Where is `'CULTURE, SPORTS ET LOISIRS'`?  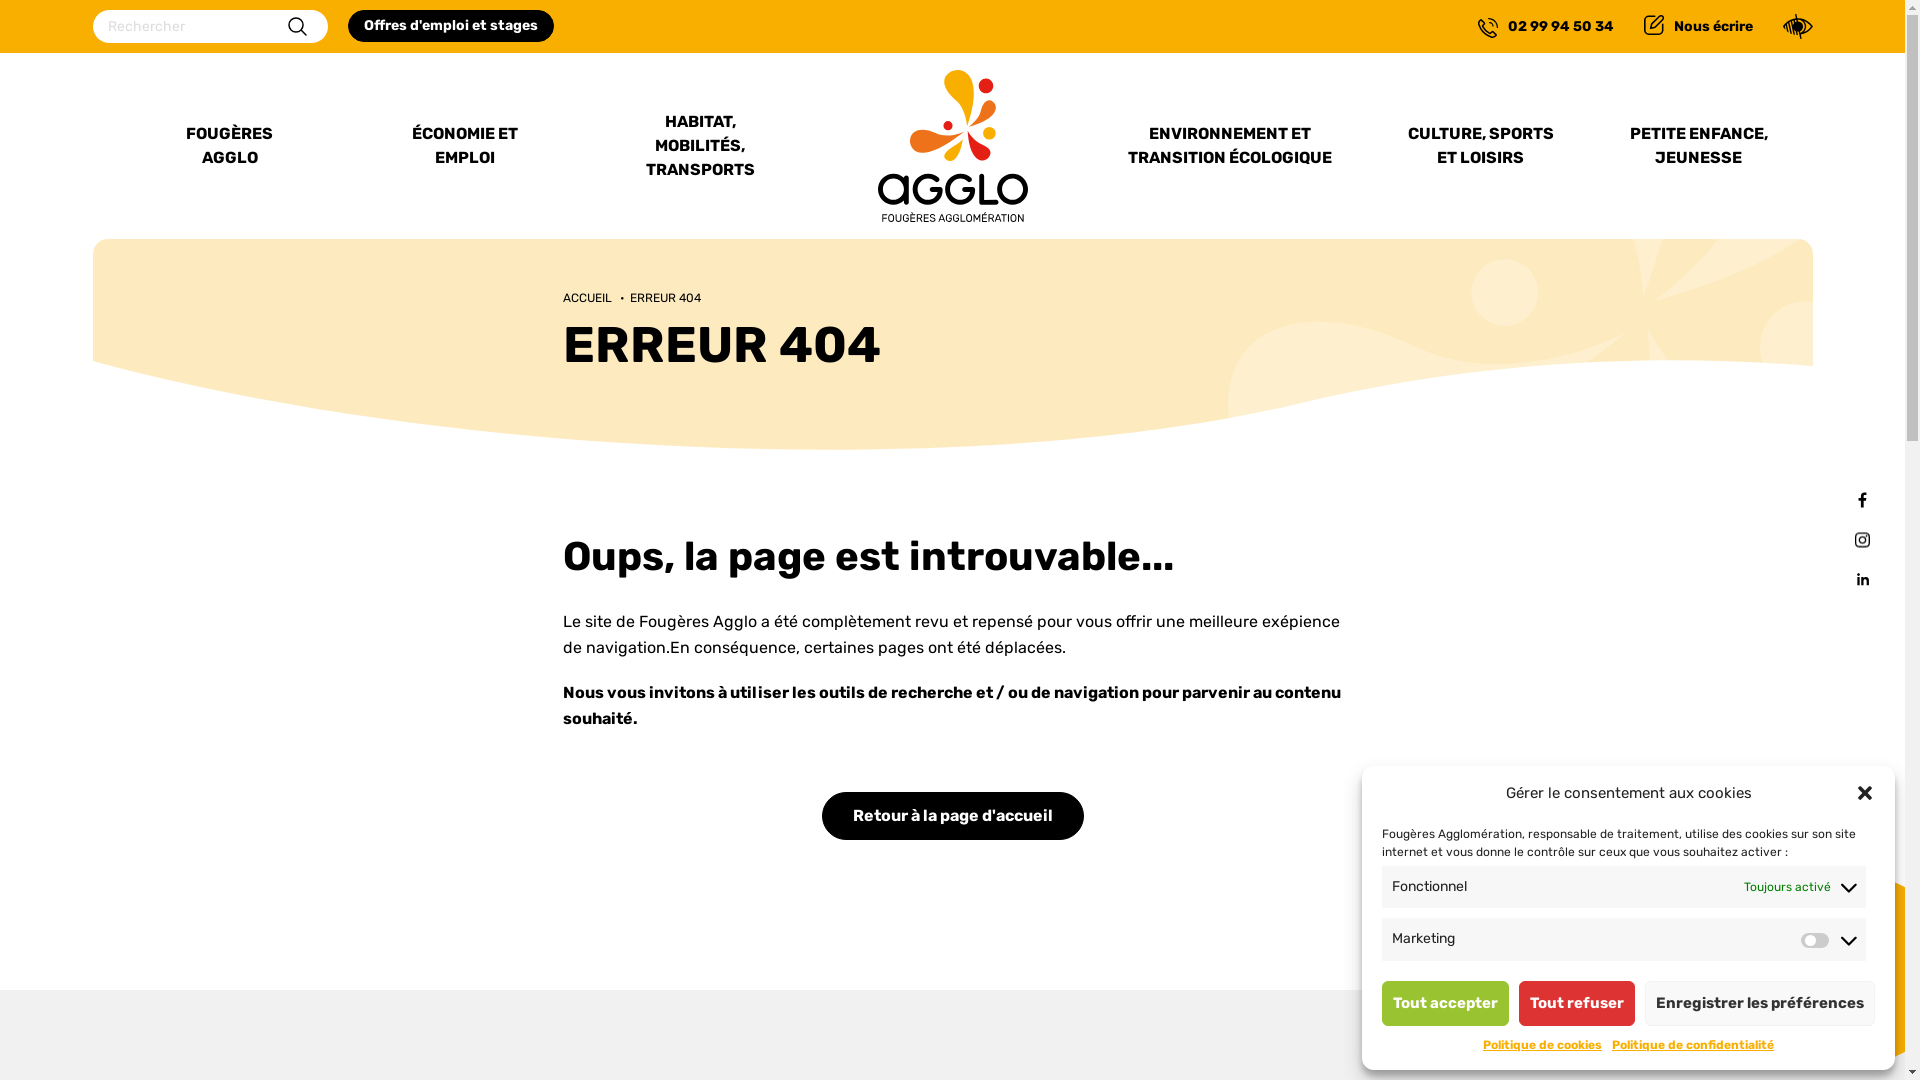
'CULTURE, SPORTS ET LOISIRS' is located at coordinates (1480, 145).